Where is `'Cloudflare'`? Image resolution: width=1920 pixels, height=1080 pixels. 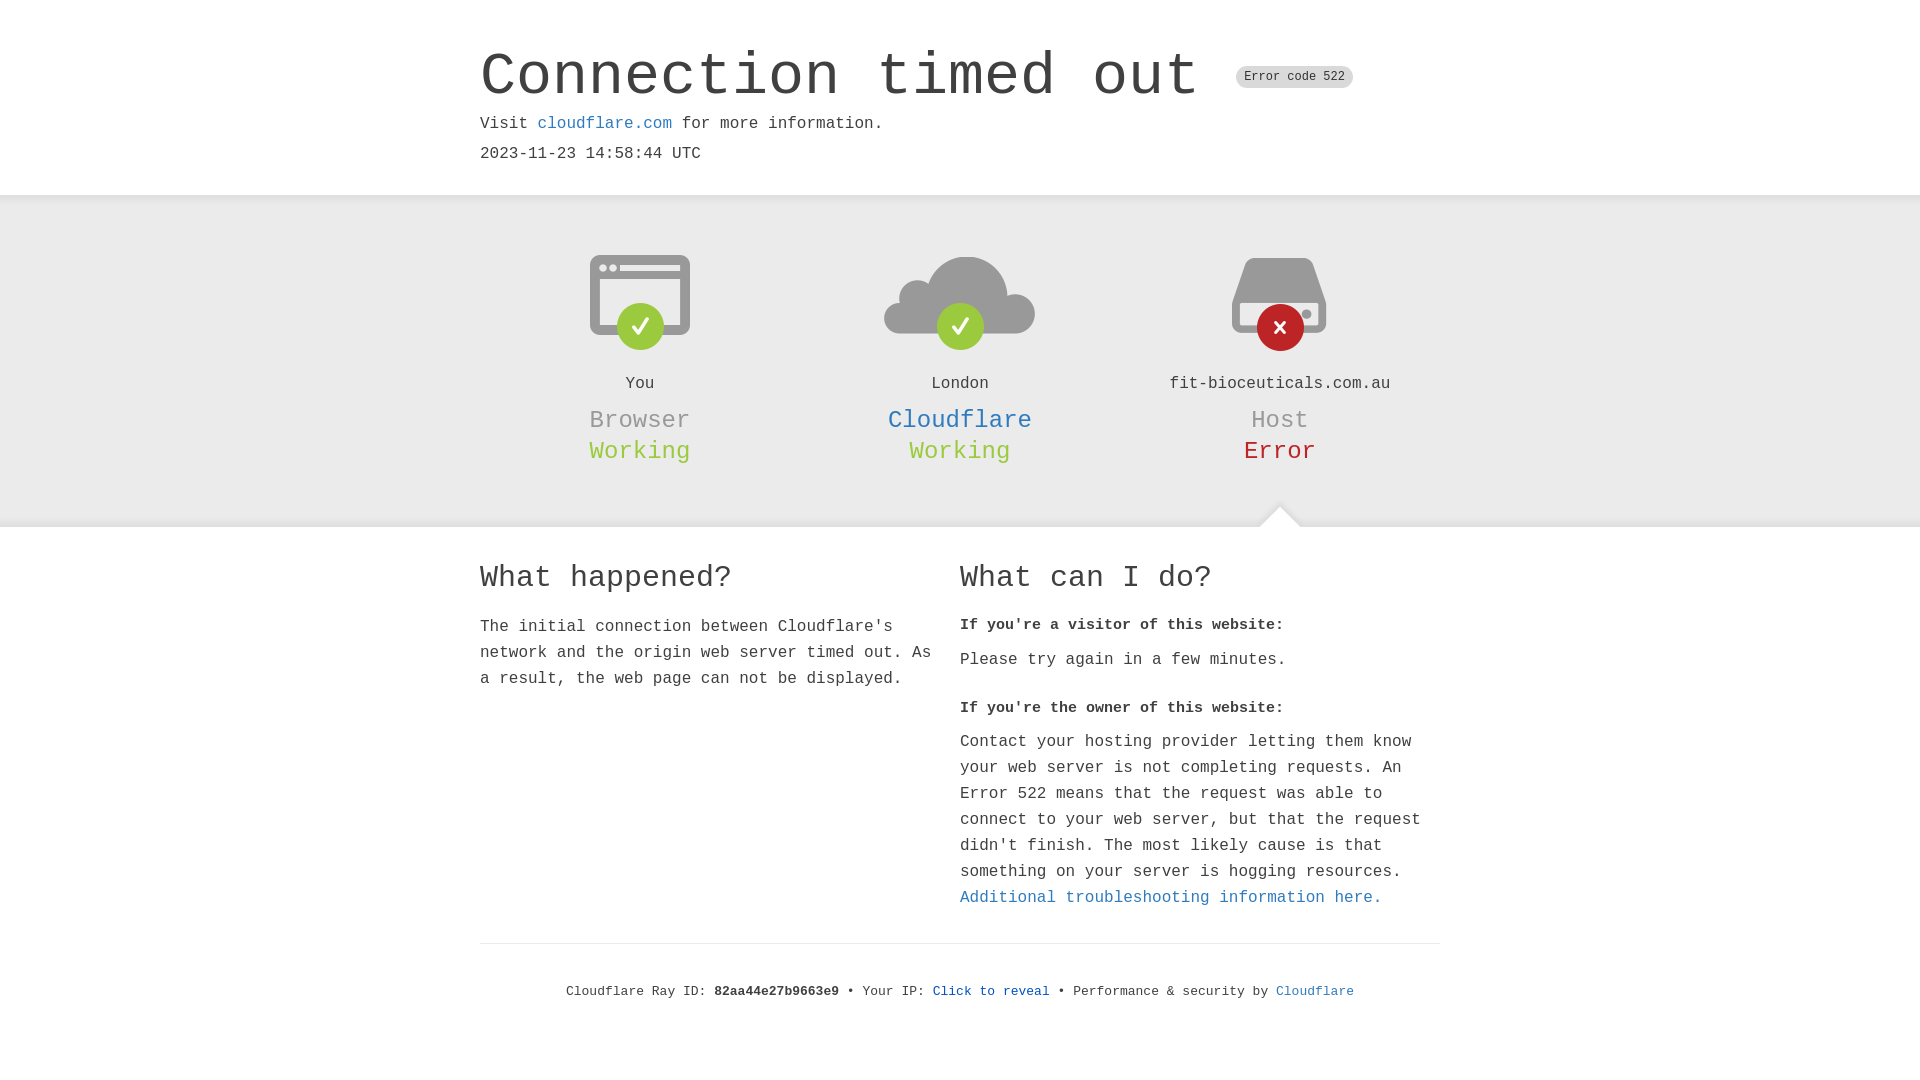 'Cloudflare' is located at coordinates (1275, 991).